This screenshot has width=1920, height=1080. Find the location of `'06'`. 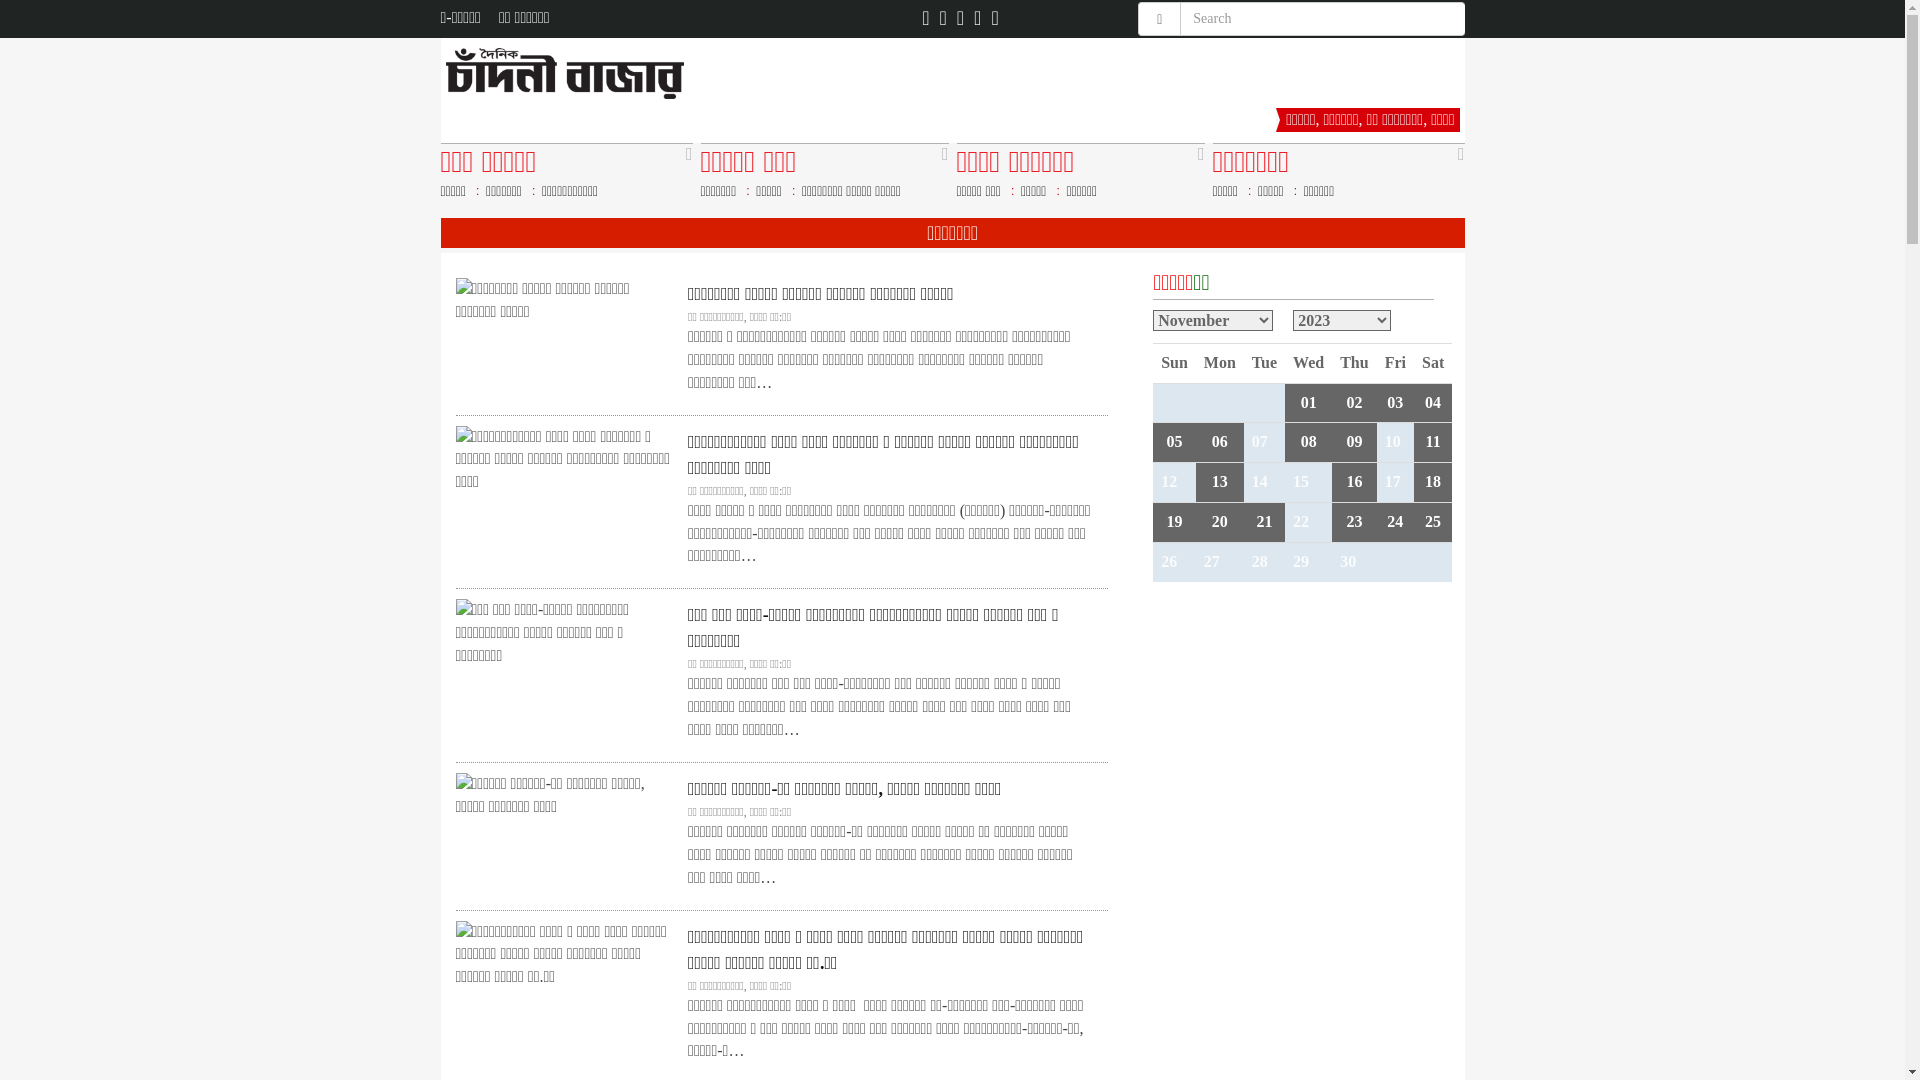

'06' is located at coordinates (1218, 440).